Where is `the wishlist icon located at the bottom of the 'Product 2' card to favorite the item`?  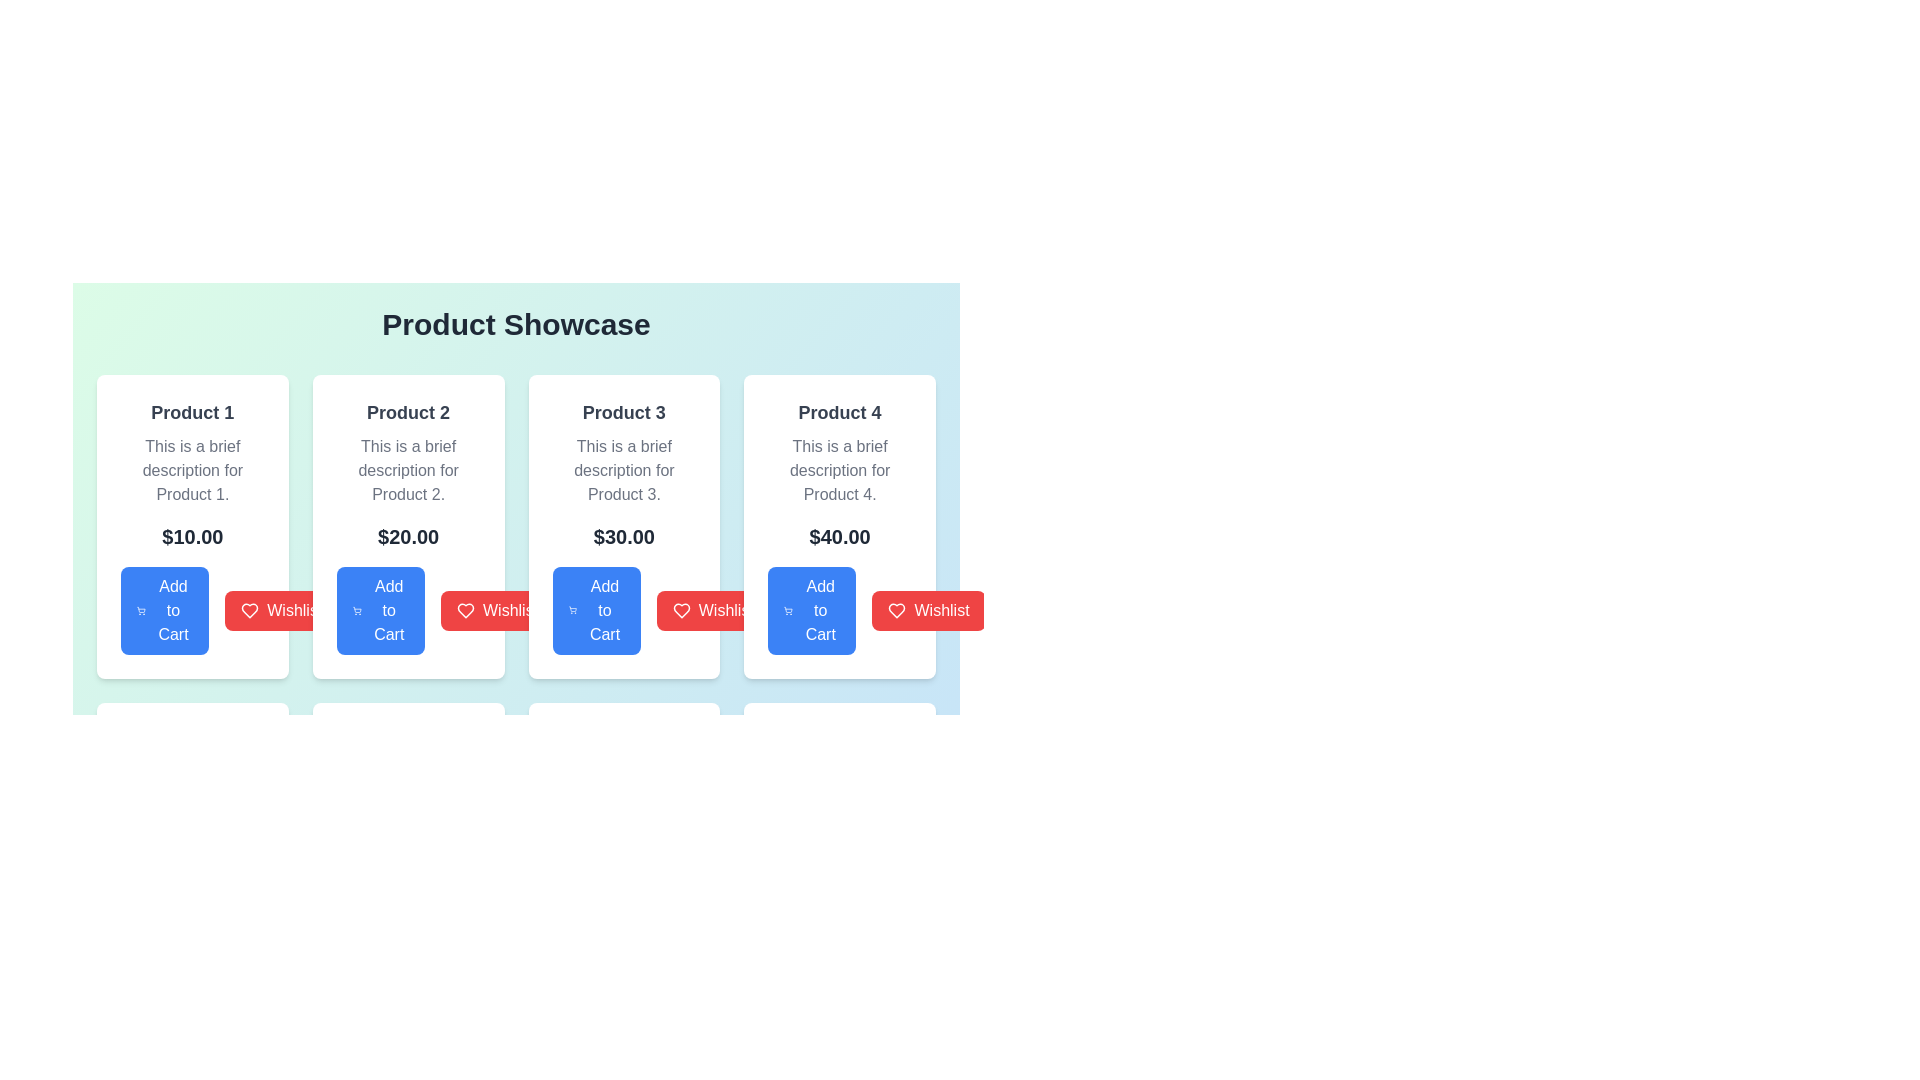
the wishlist icon located at the bottom of the 'Product 2' card to favorite the item is located at coordinates (249, 609).